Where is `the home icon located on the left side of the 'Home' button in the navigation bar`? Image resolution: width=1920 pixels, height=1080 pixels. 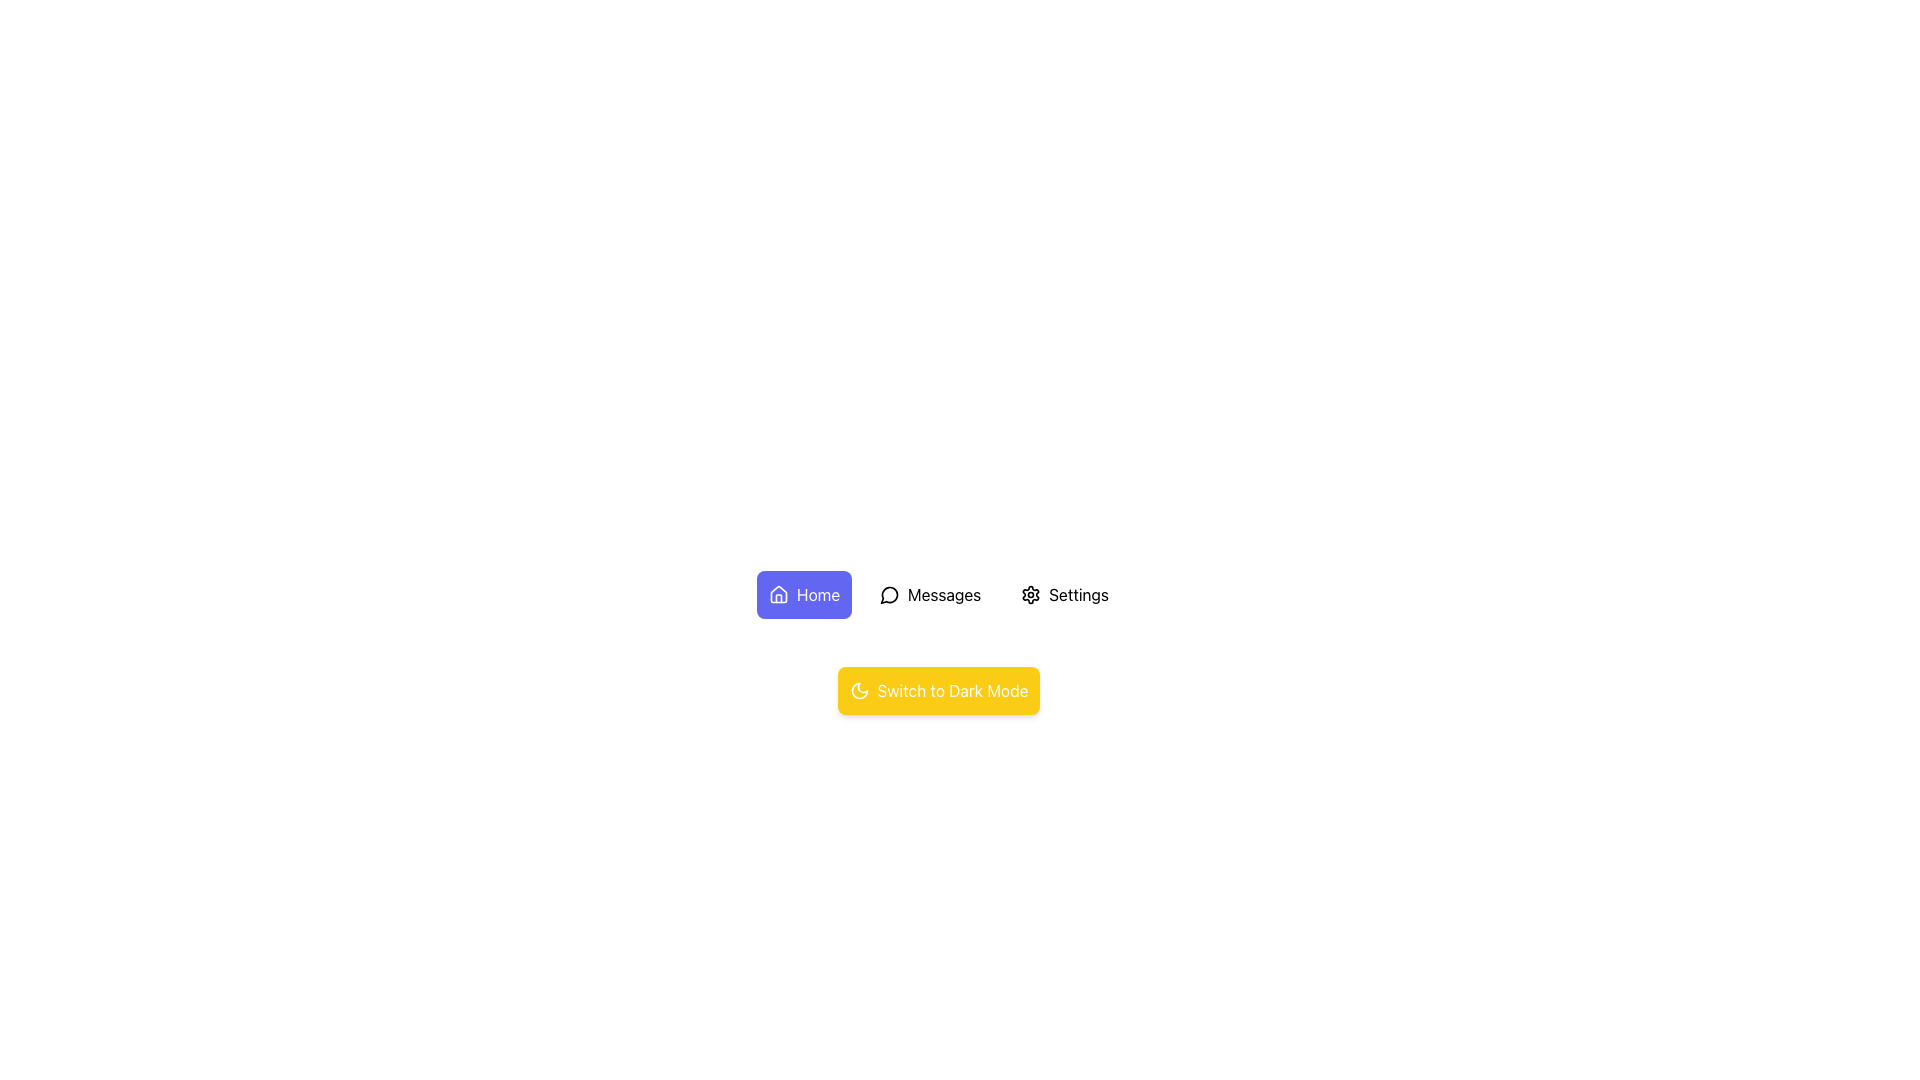 the home icon located on the left side of the 'Home' button in the navigation bar is located at coordinates (777, 593).